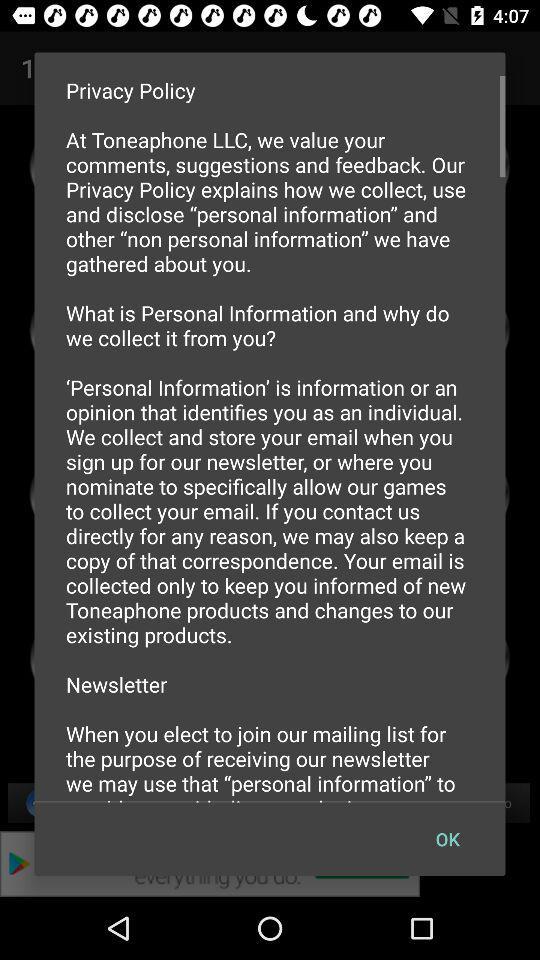  I want to click on item at the bottom right corner, so click(447, 839).